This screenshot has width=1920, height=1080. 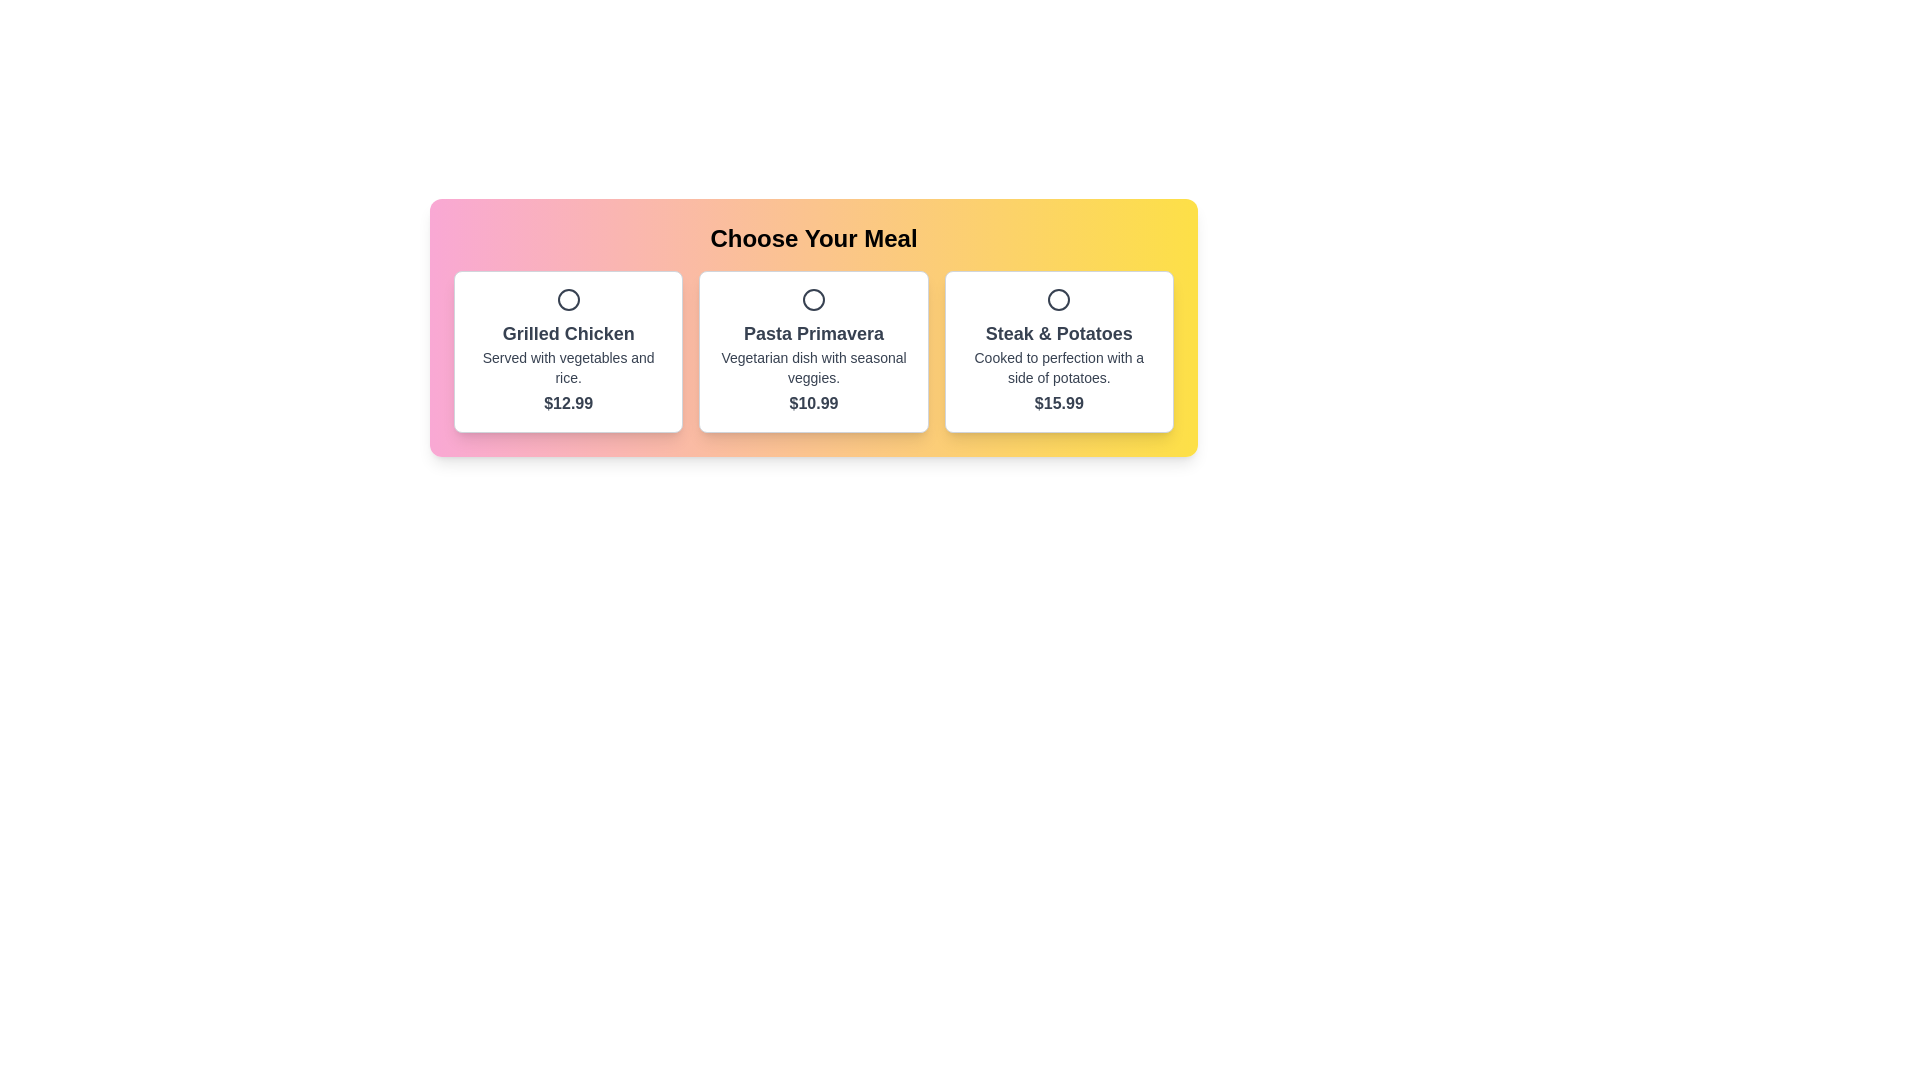 I want to click on the 'Grilled Chicken' meal option in the horizontally aligned list of meal options, located on the leftmost side, so click(x=567, y=367).